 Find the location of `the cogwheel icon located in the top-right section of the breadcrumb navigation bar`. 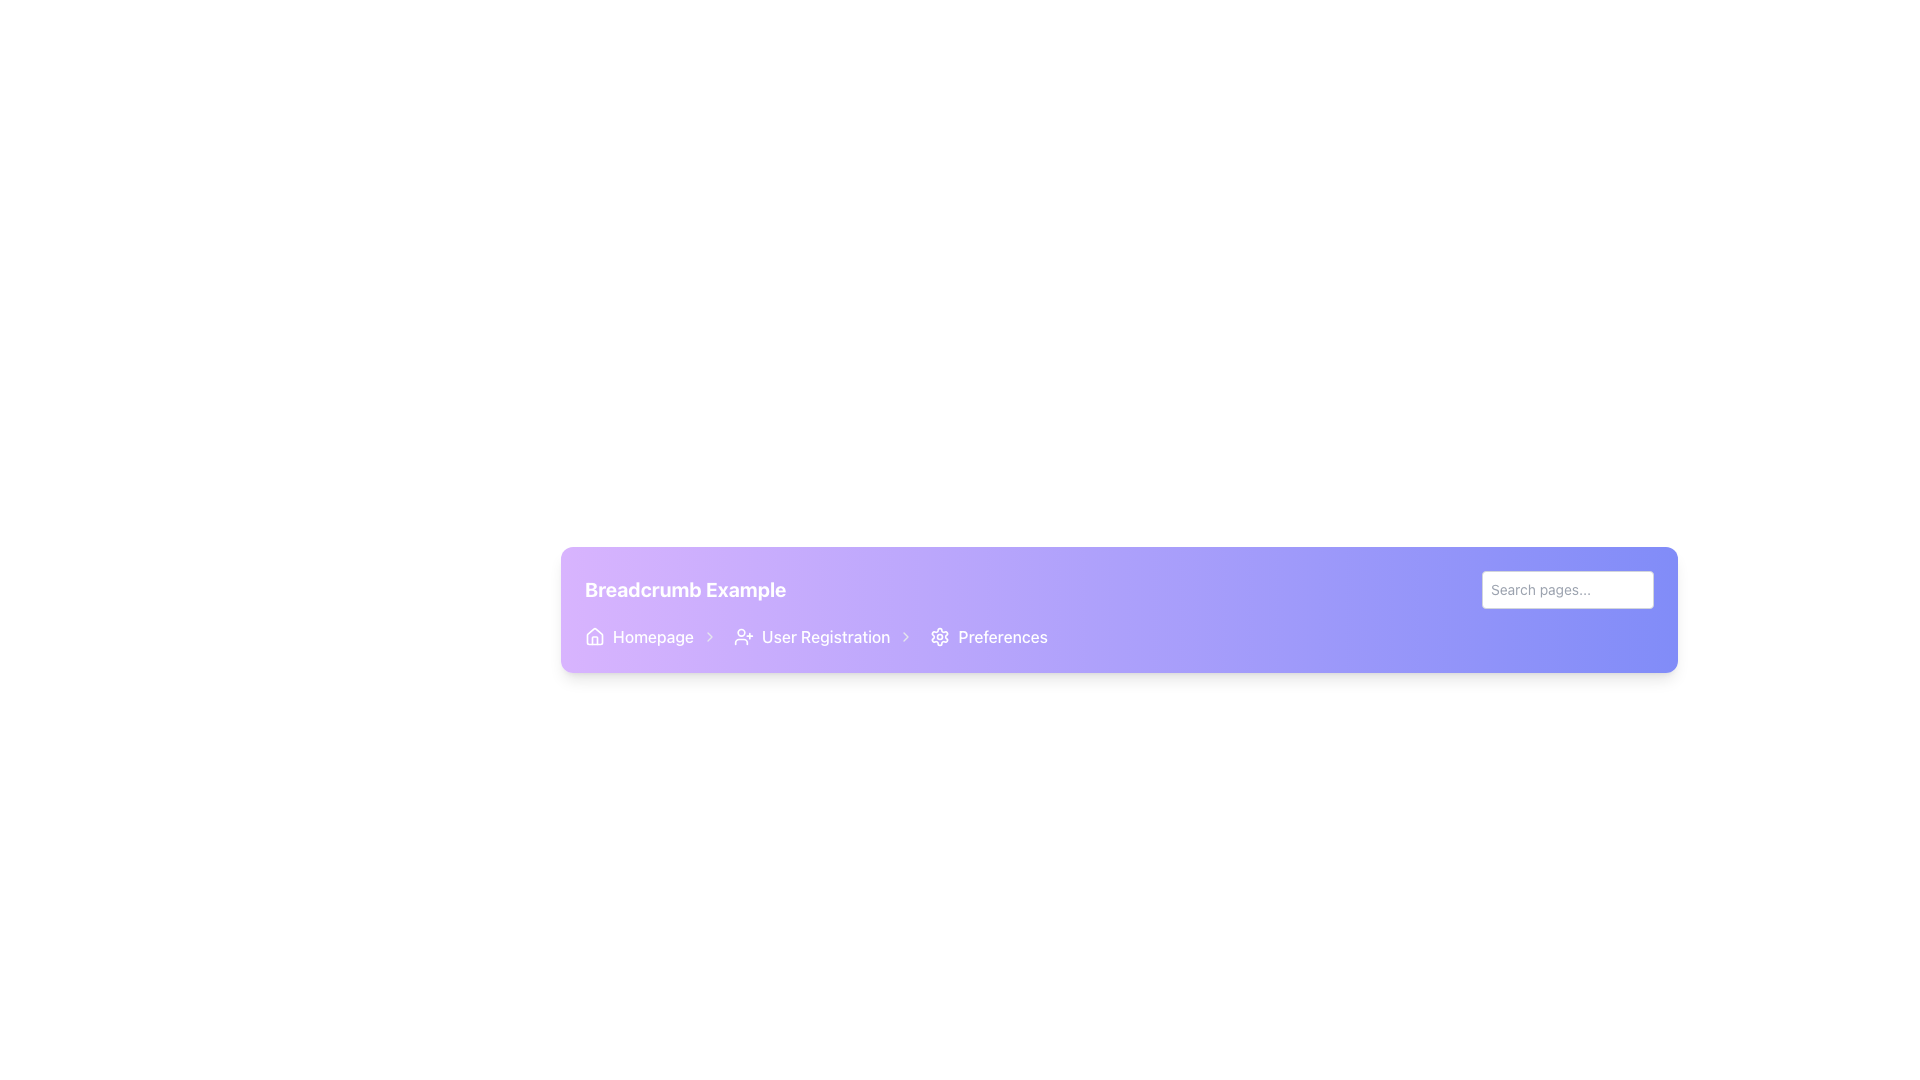

the cogwheel icon located in the top-right section of the breadcrumb navigation bar is located at coordinates (939, 636).